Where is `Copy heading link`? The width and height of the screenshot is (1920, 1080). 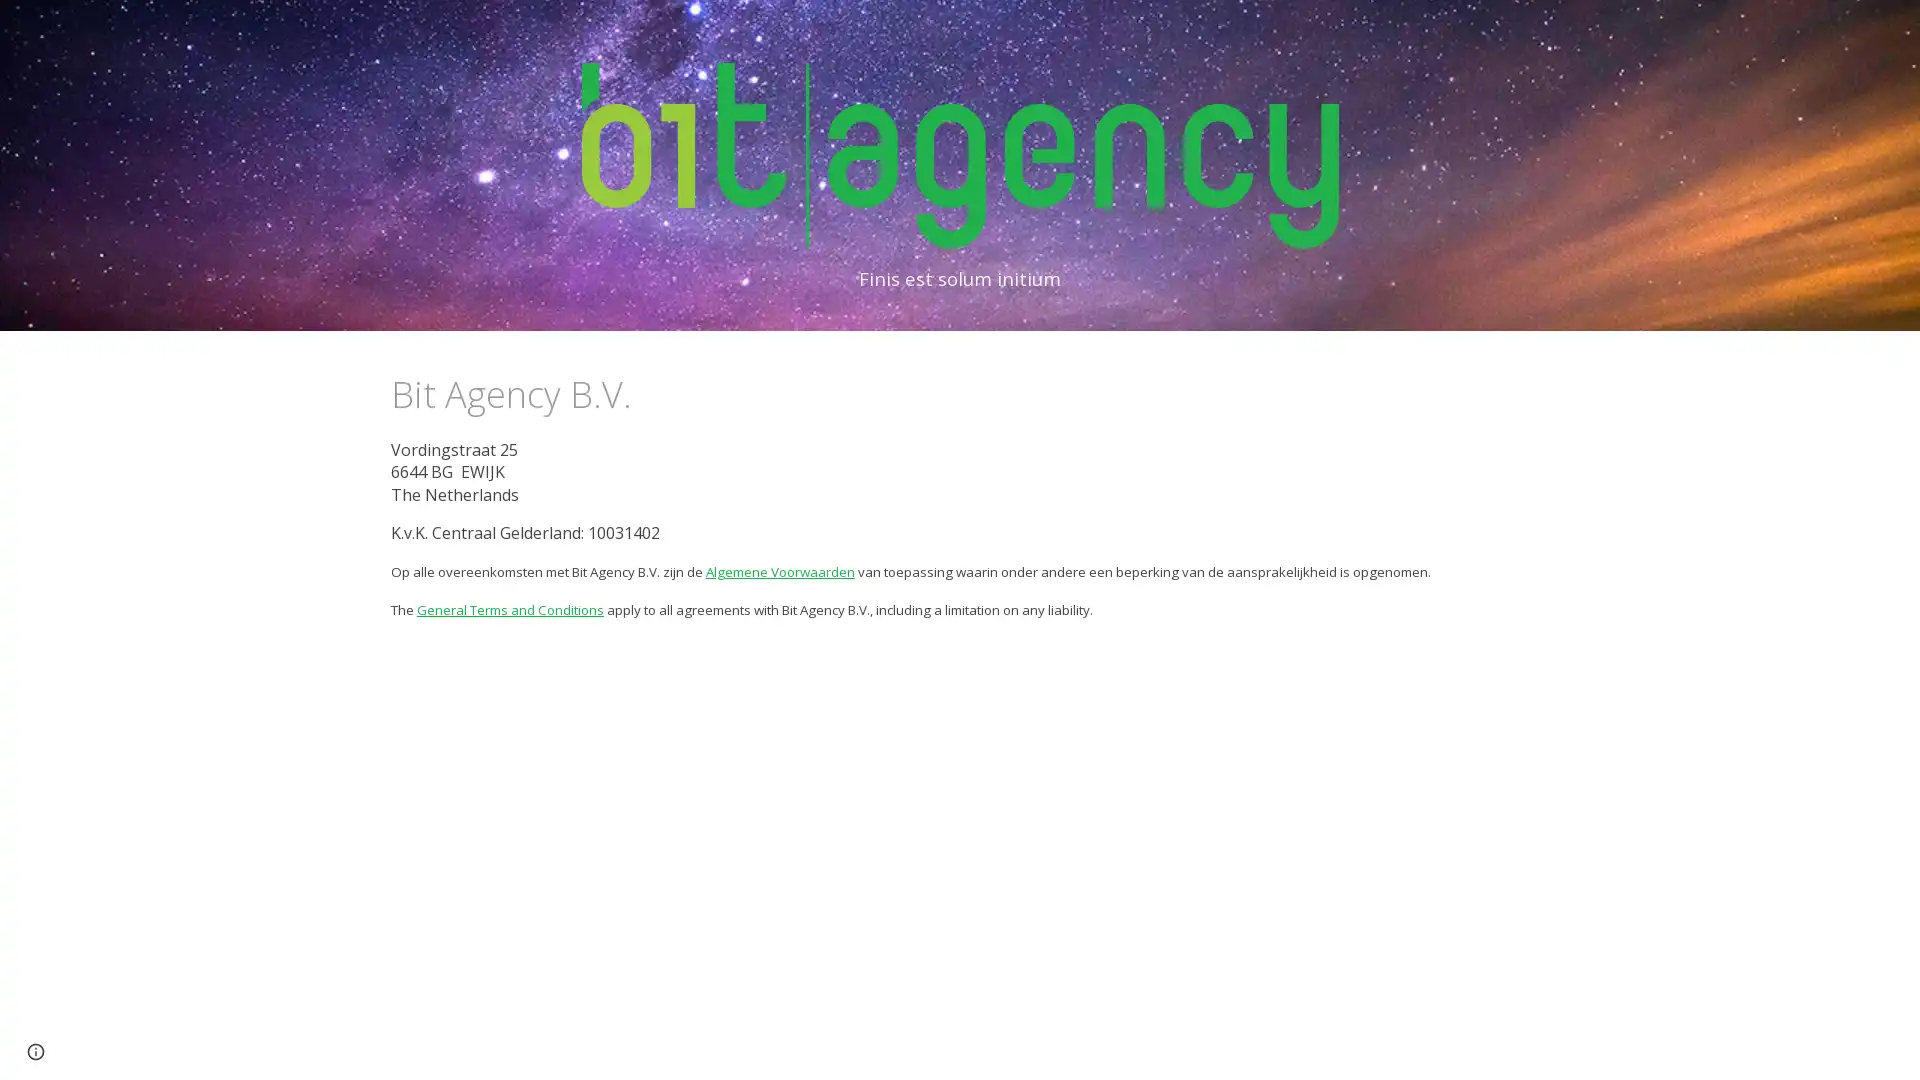
Copy heading link is located at coordinates (653, 393).